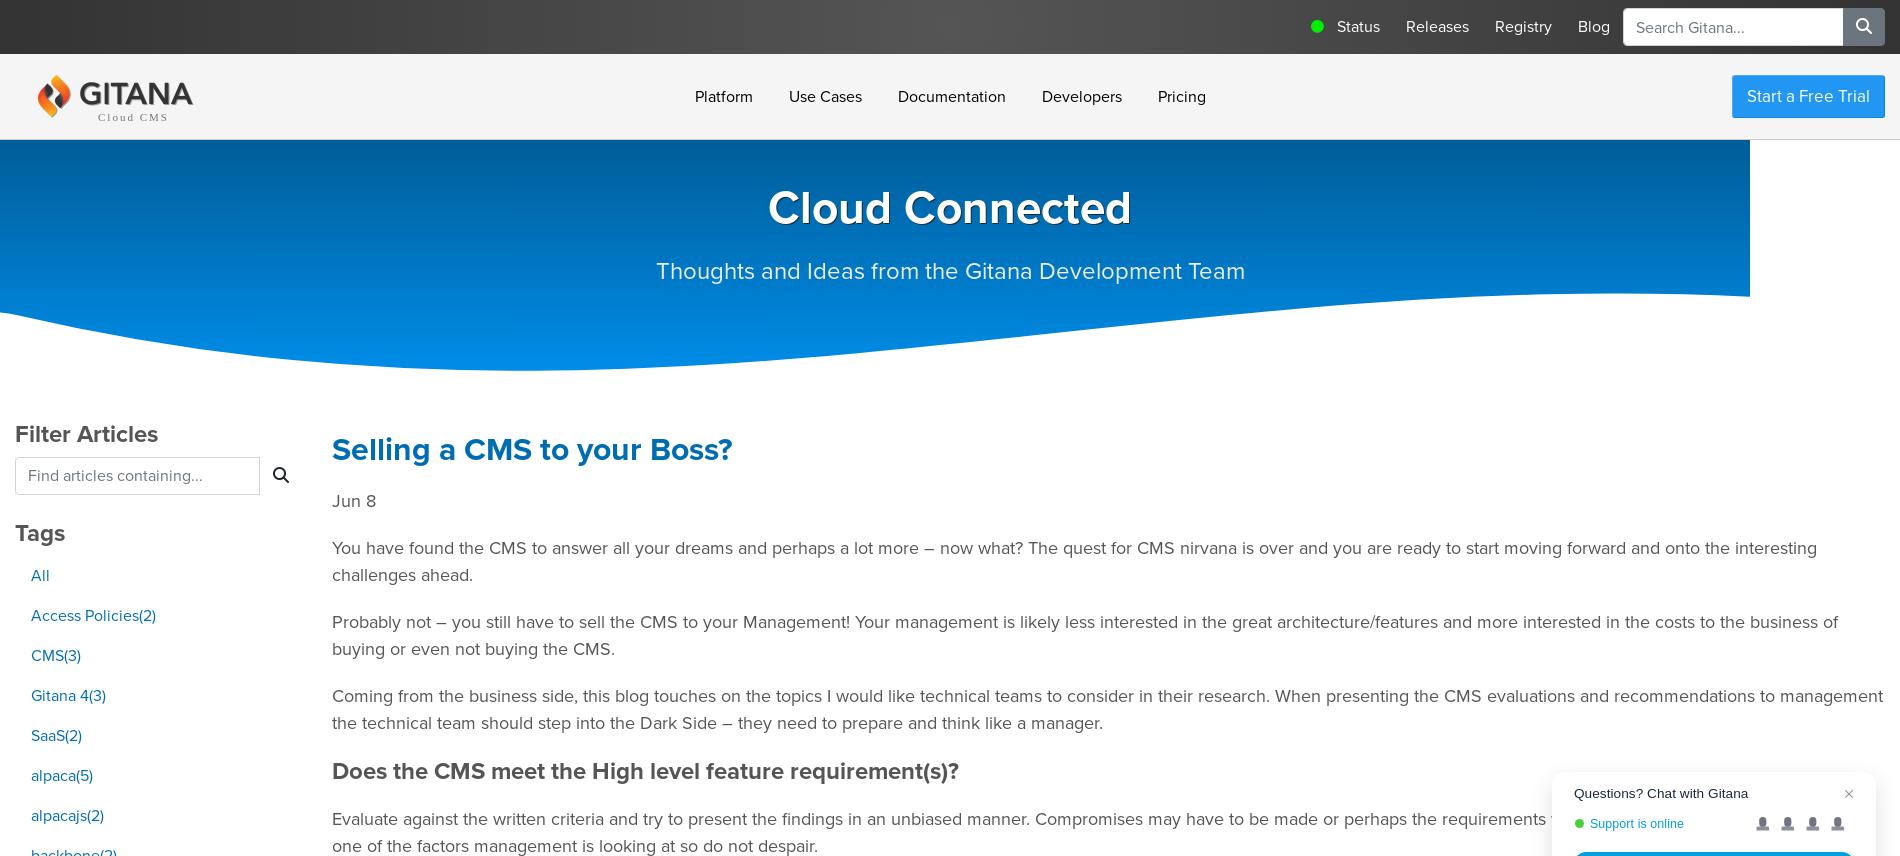  I want to click on 'Thoughts and Ideas from the Gitana Development Team', so click(948, 270).